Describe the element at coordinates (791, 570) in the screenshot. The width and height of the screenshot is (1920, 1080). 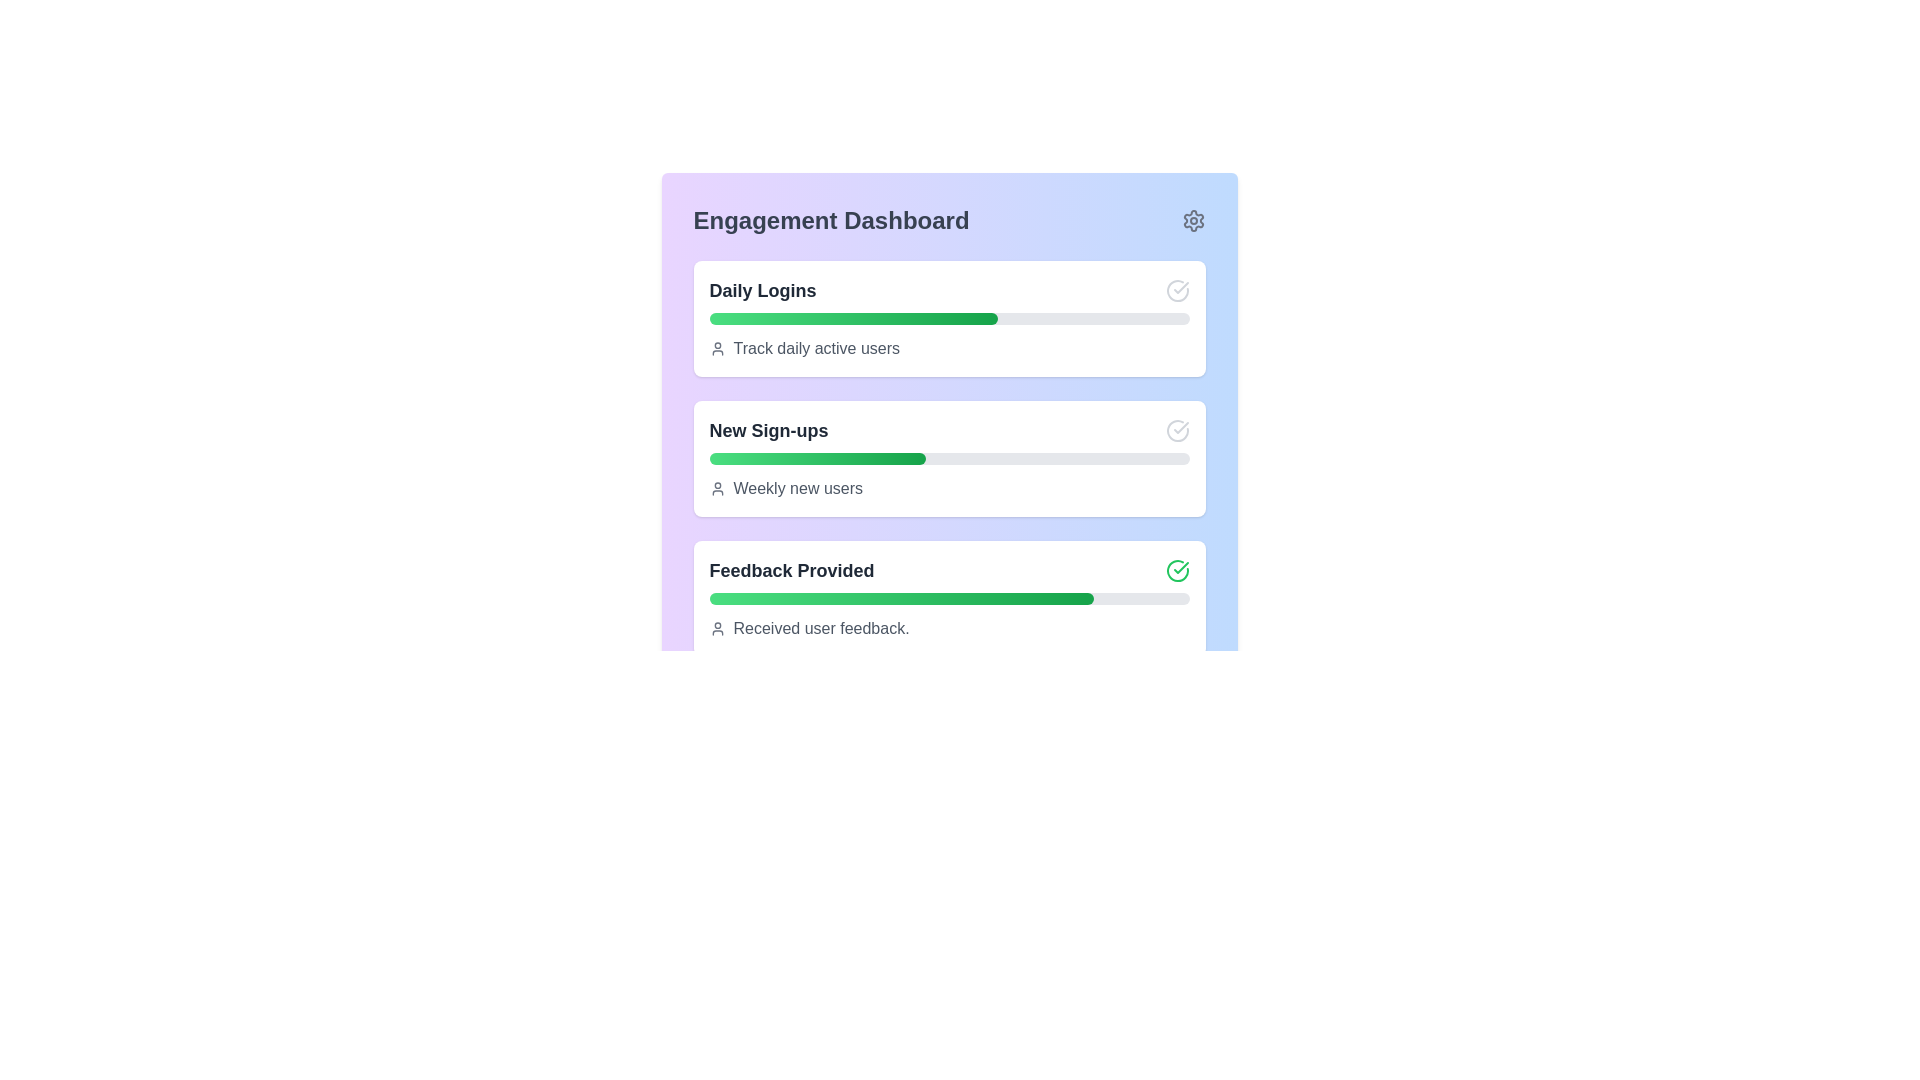
I see `the 'Feedback Provided' text label, which is styled with a bold font and dark gray color, located in the third card of the 'Engagement Dashboard' section, aligned to the left and at the top-left area of the card` at that location.